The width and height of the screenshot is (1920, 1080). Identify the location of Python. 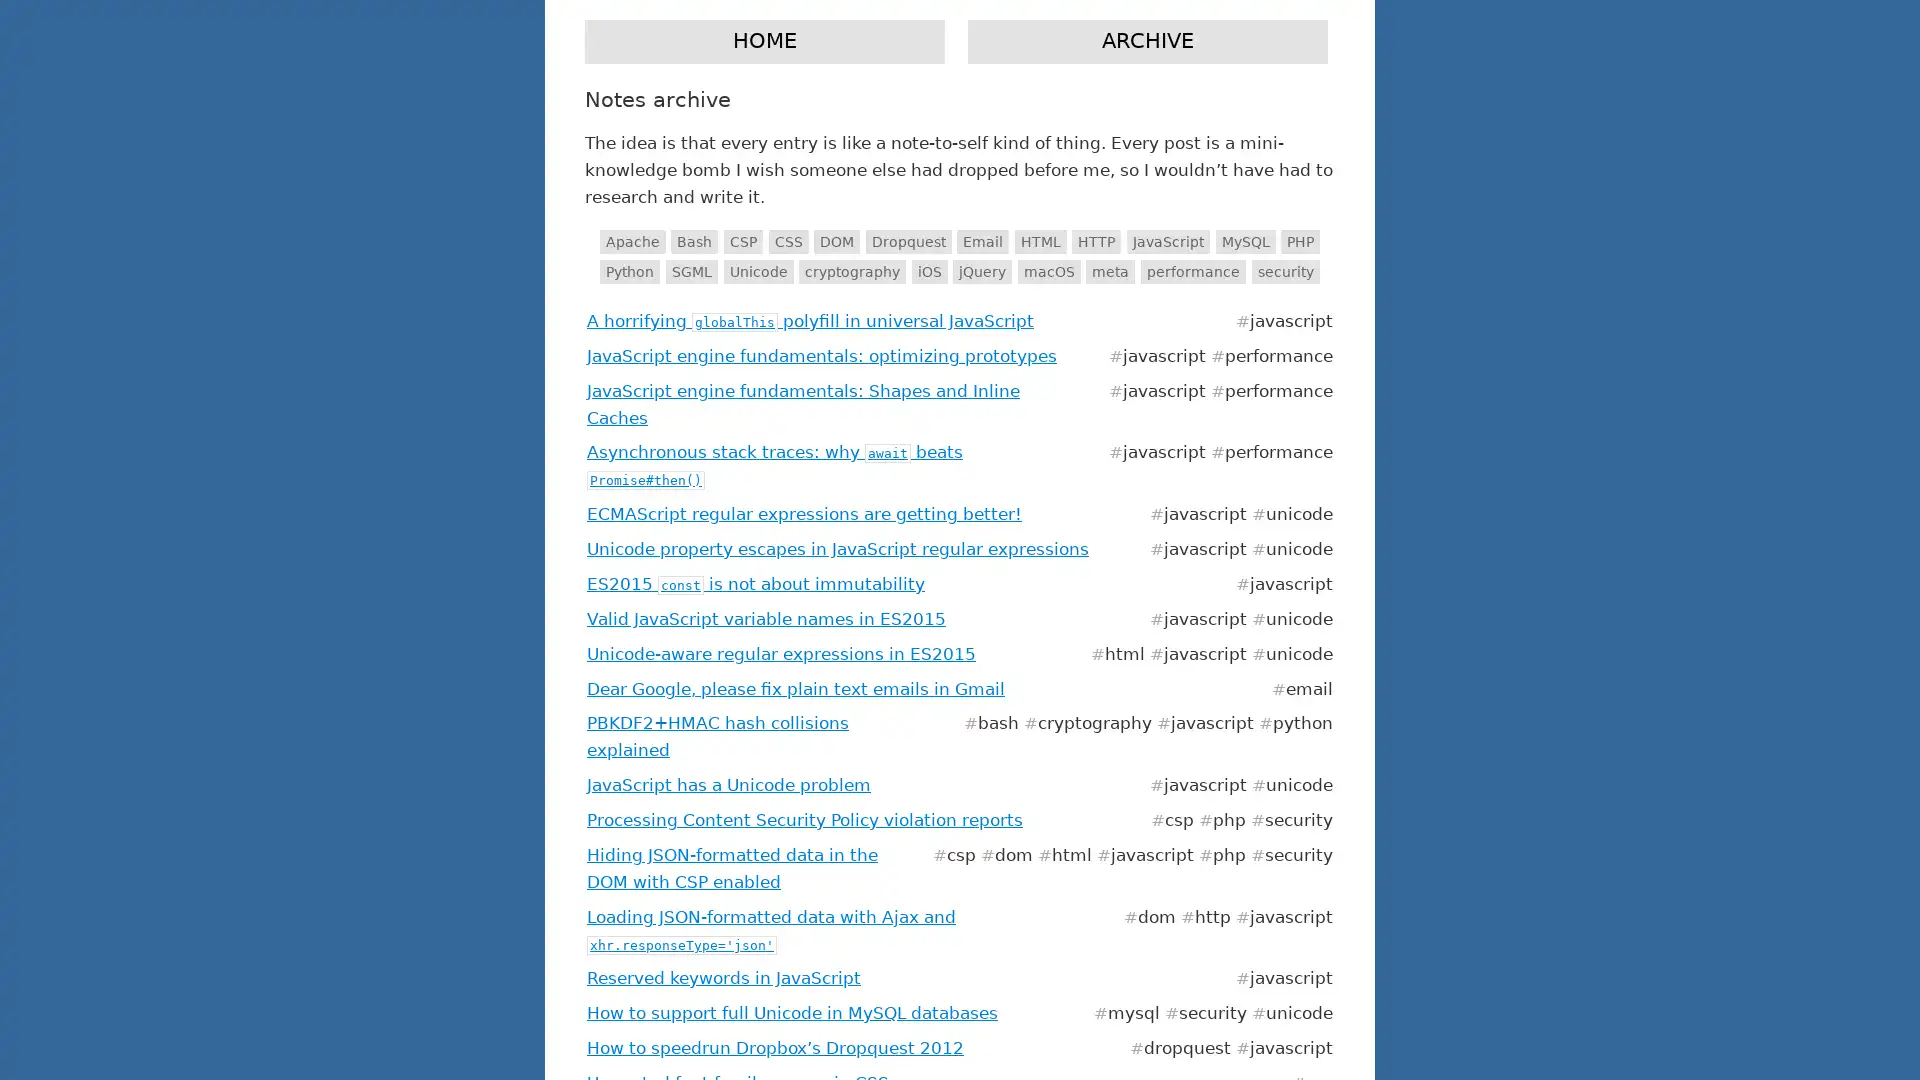
(628, 271).